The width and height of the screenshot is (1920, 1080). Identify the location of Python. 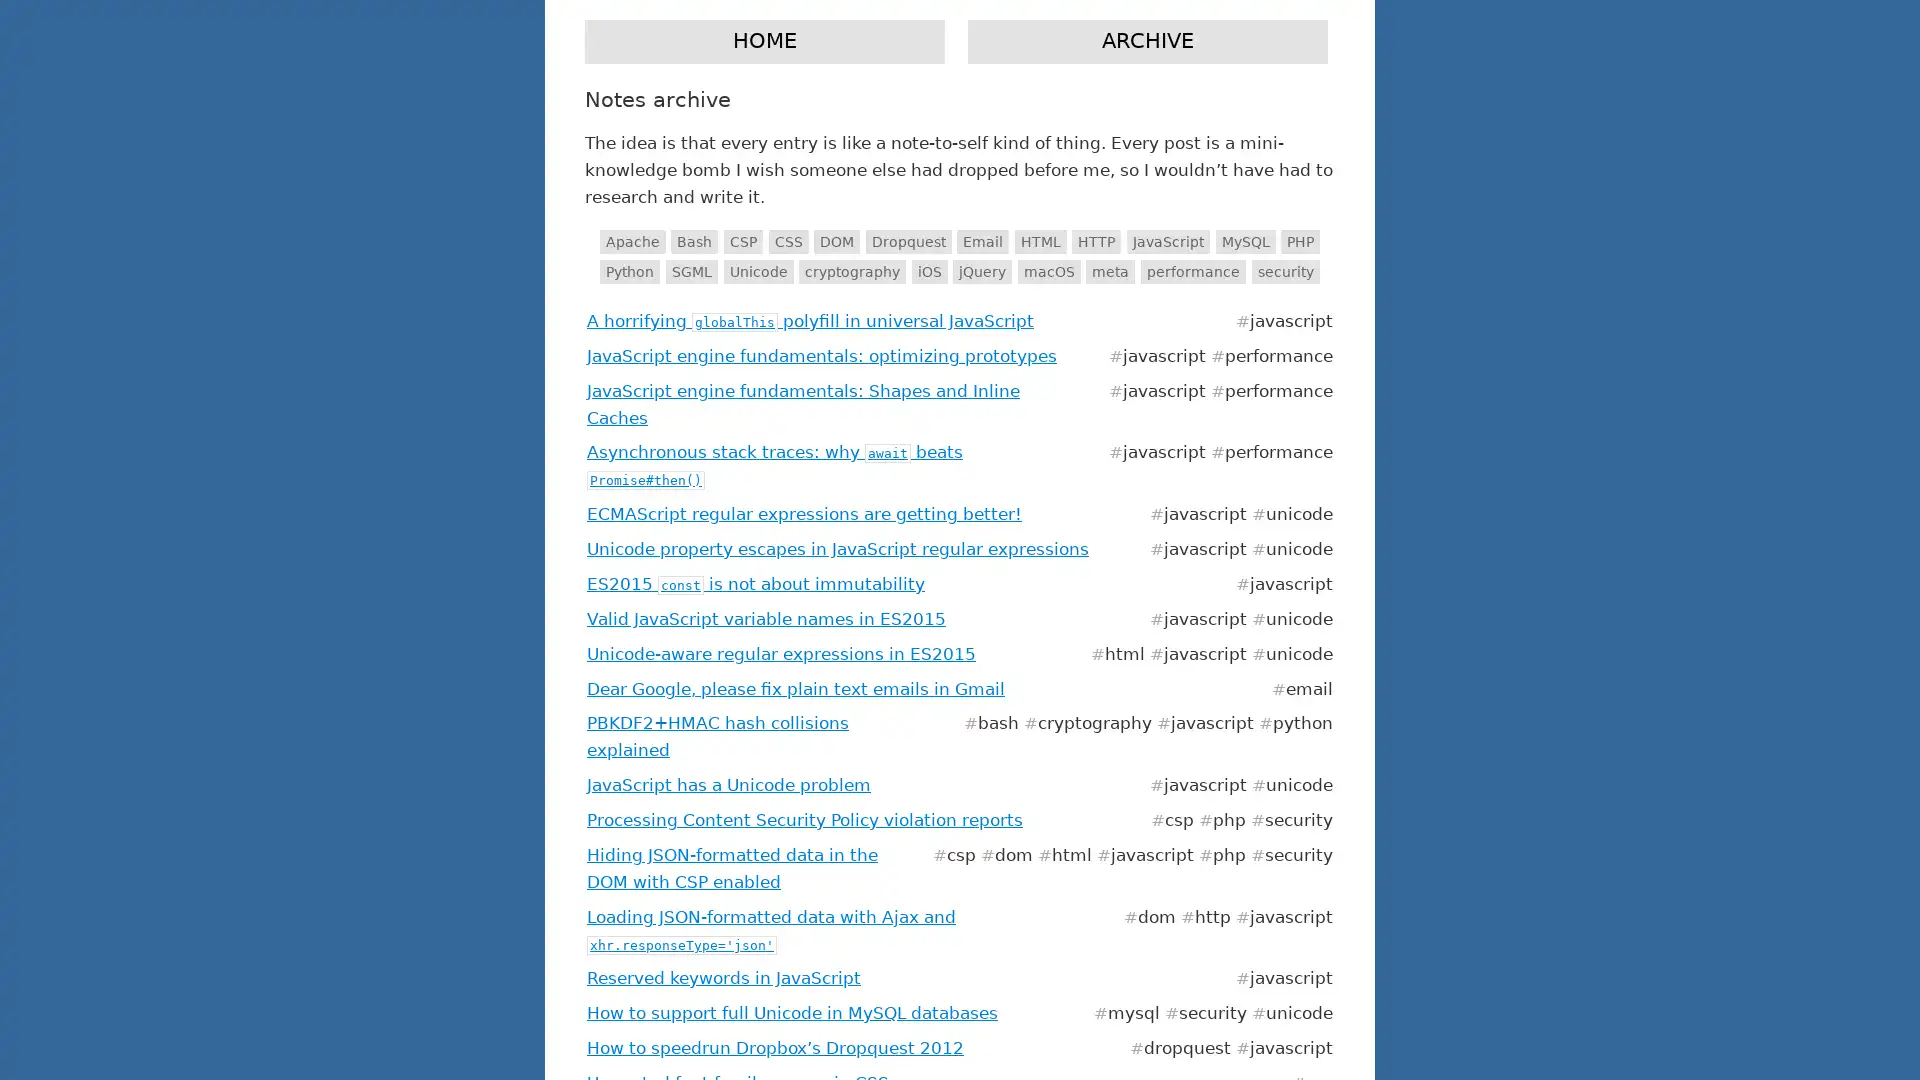
(628, 271).